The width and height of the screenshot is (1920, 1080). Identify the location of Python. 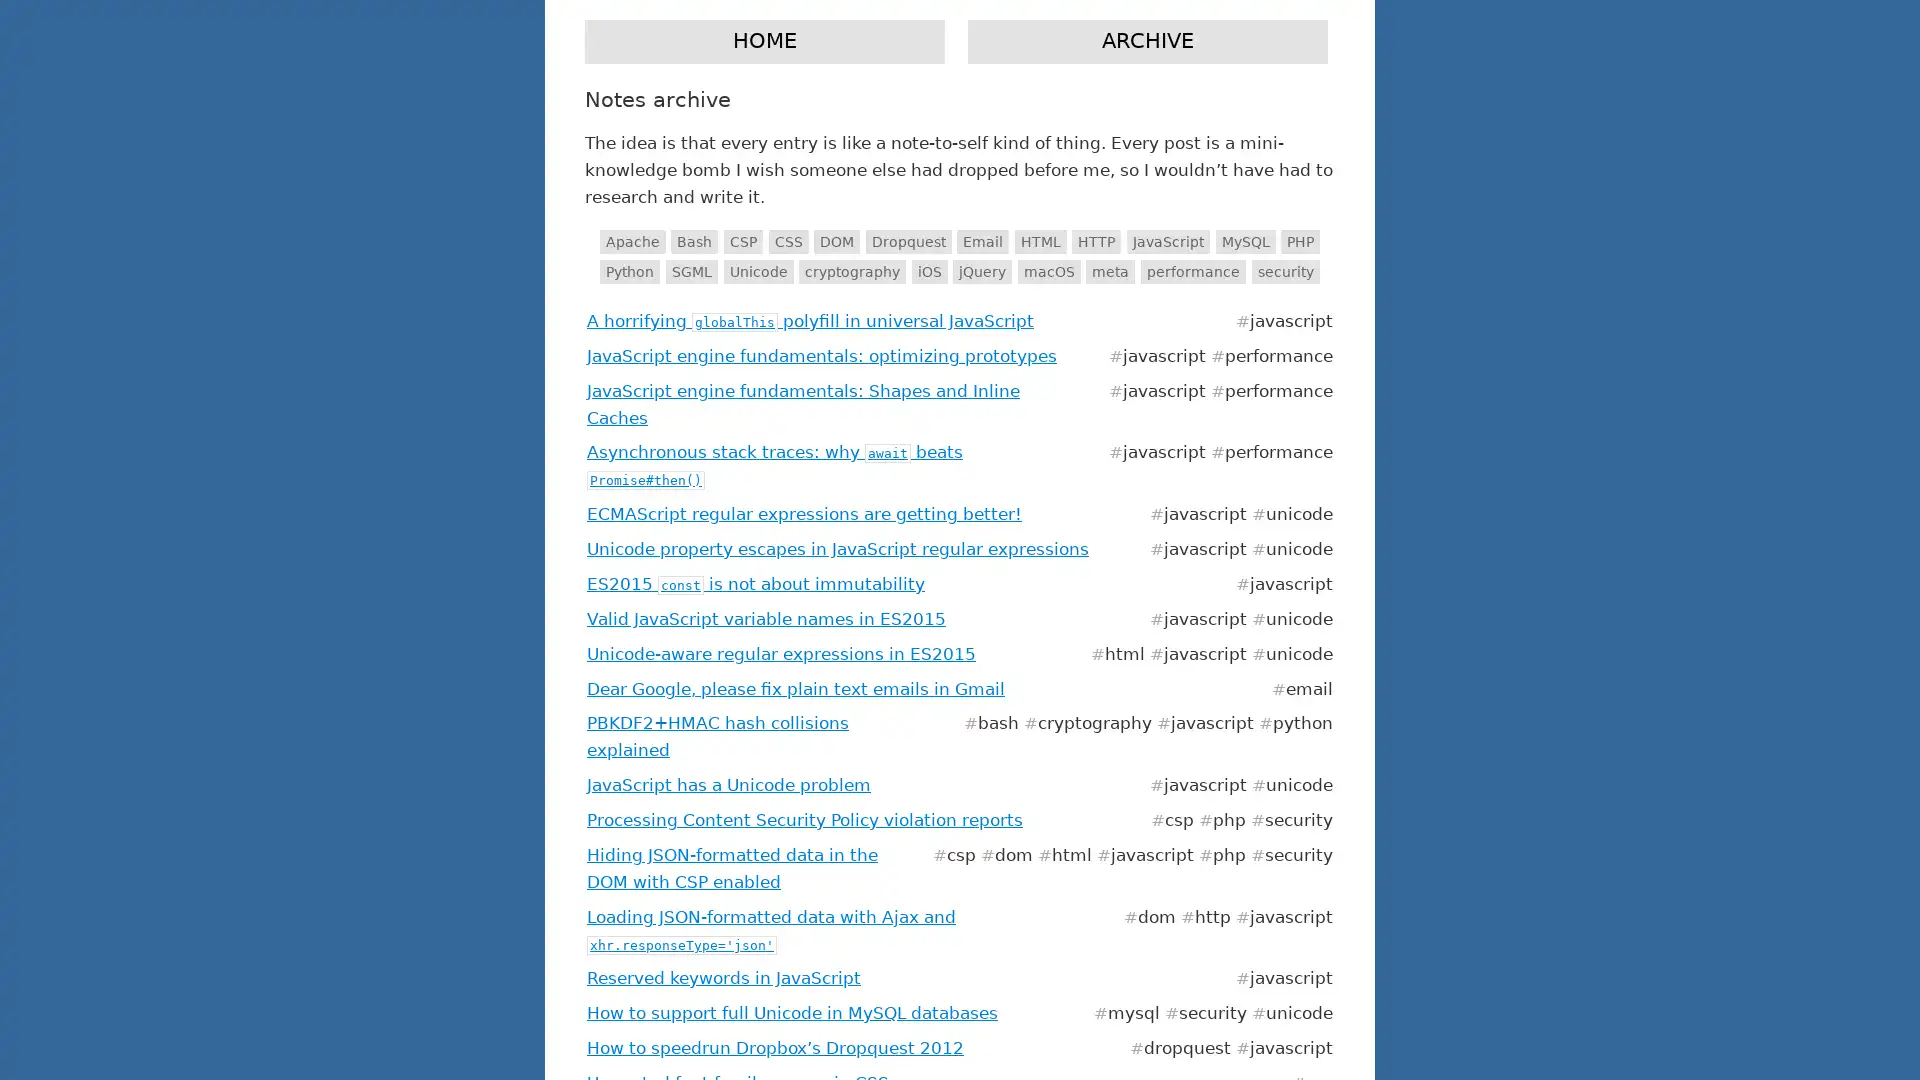
(628, 271).